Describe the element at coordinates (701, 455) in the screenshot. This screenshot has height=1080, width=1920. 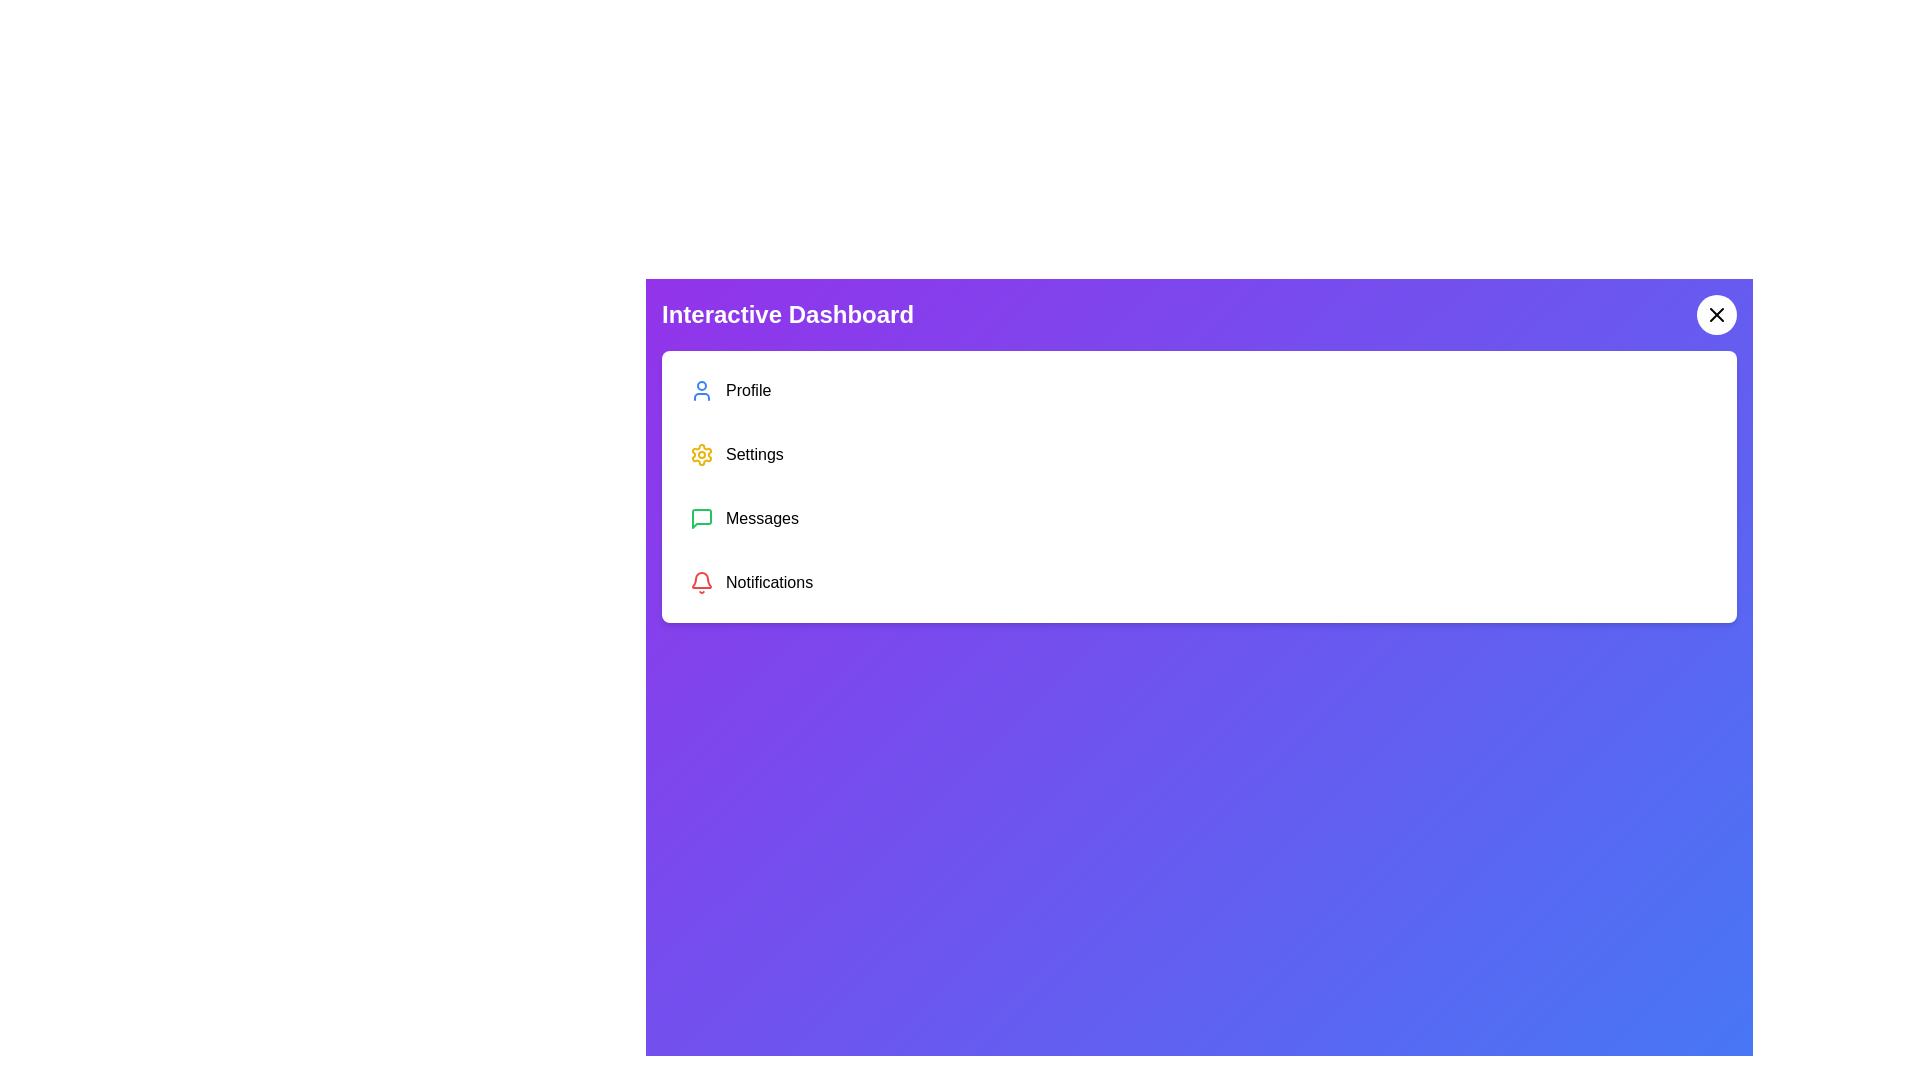
I see `the gear-shaped icon with a yellow stroke, located between the 'Profile' and 'Messages' options` at that location.